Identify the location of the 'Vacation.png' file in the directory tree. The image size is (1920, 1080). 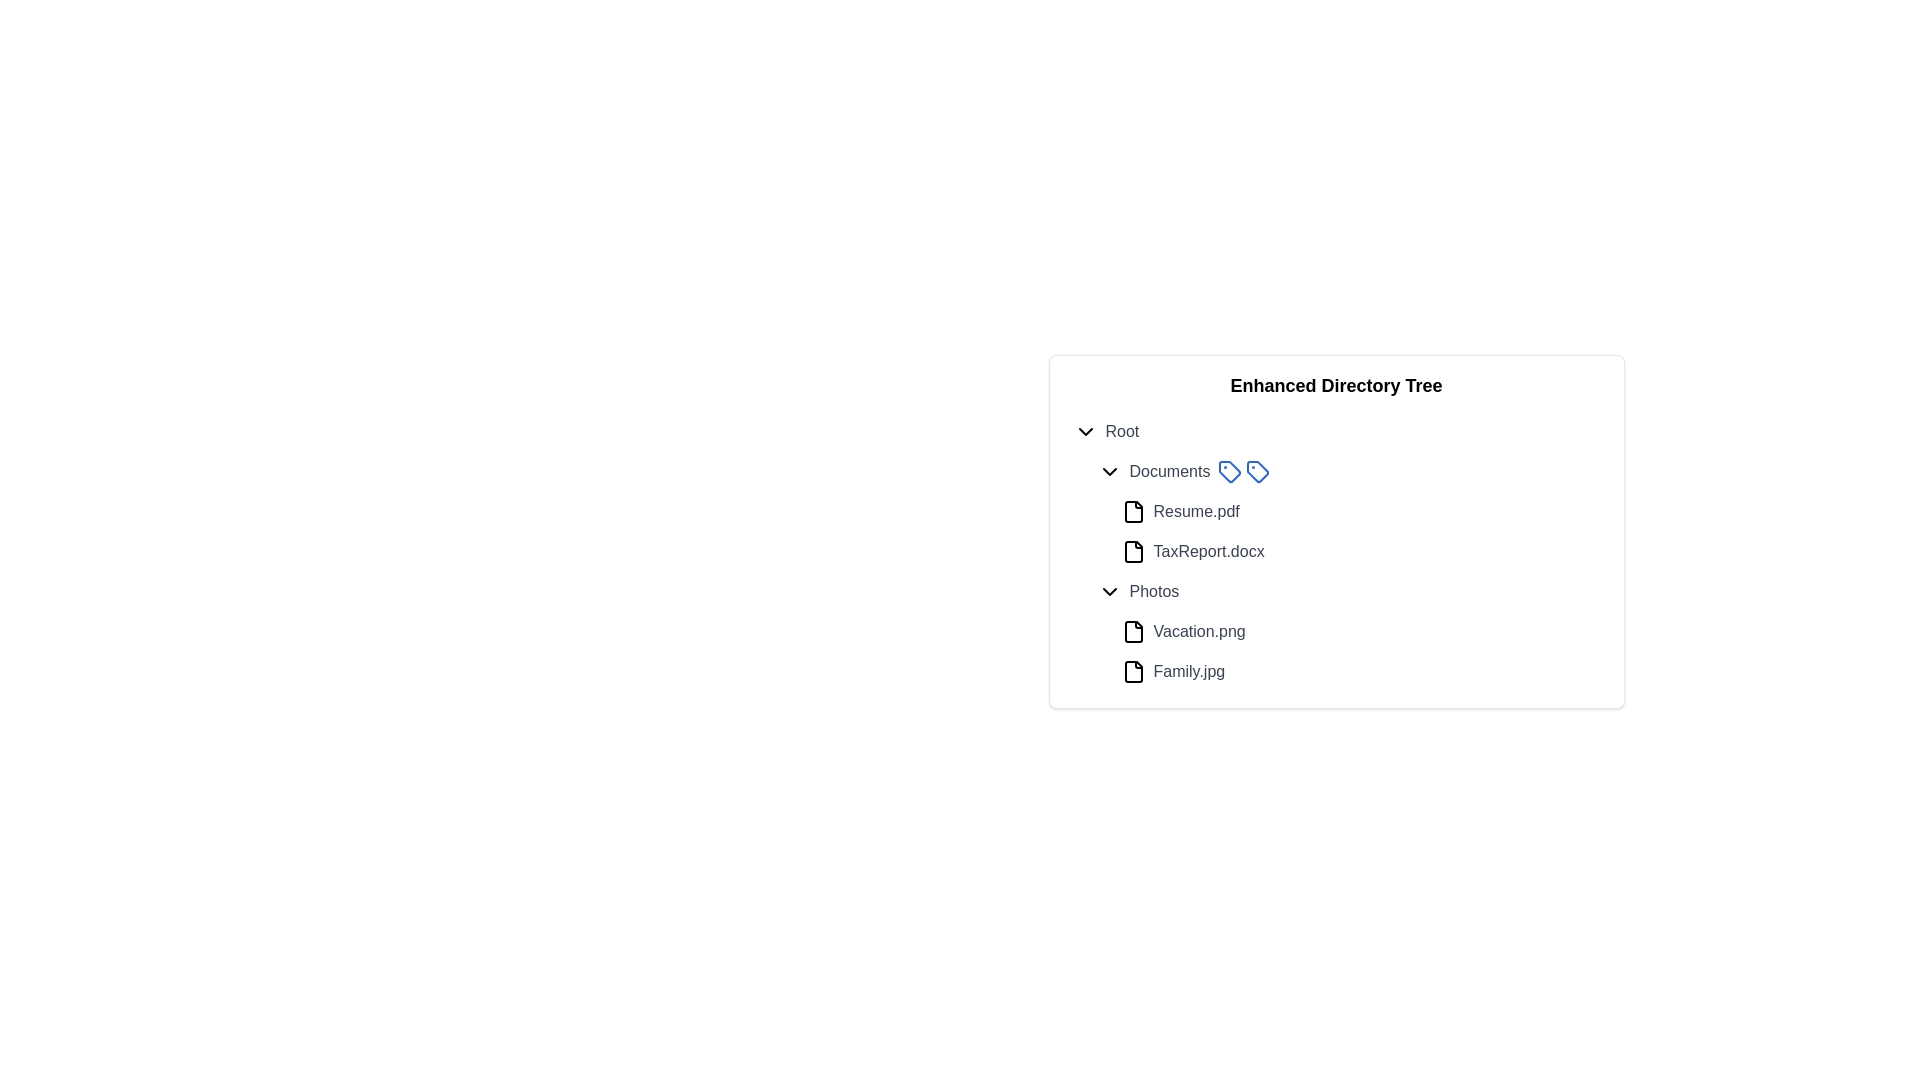
(1360, 632).